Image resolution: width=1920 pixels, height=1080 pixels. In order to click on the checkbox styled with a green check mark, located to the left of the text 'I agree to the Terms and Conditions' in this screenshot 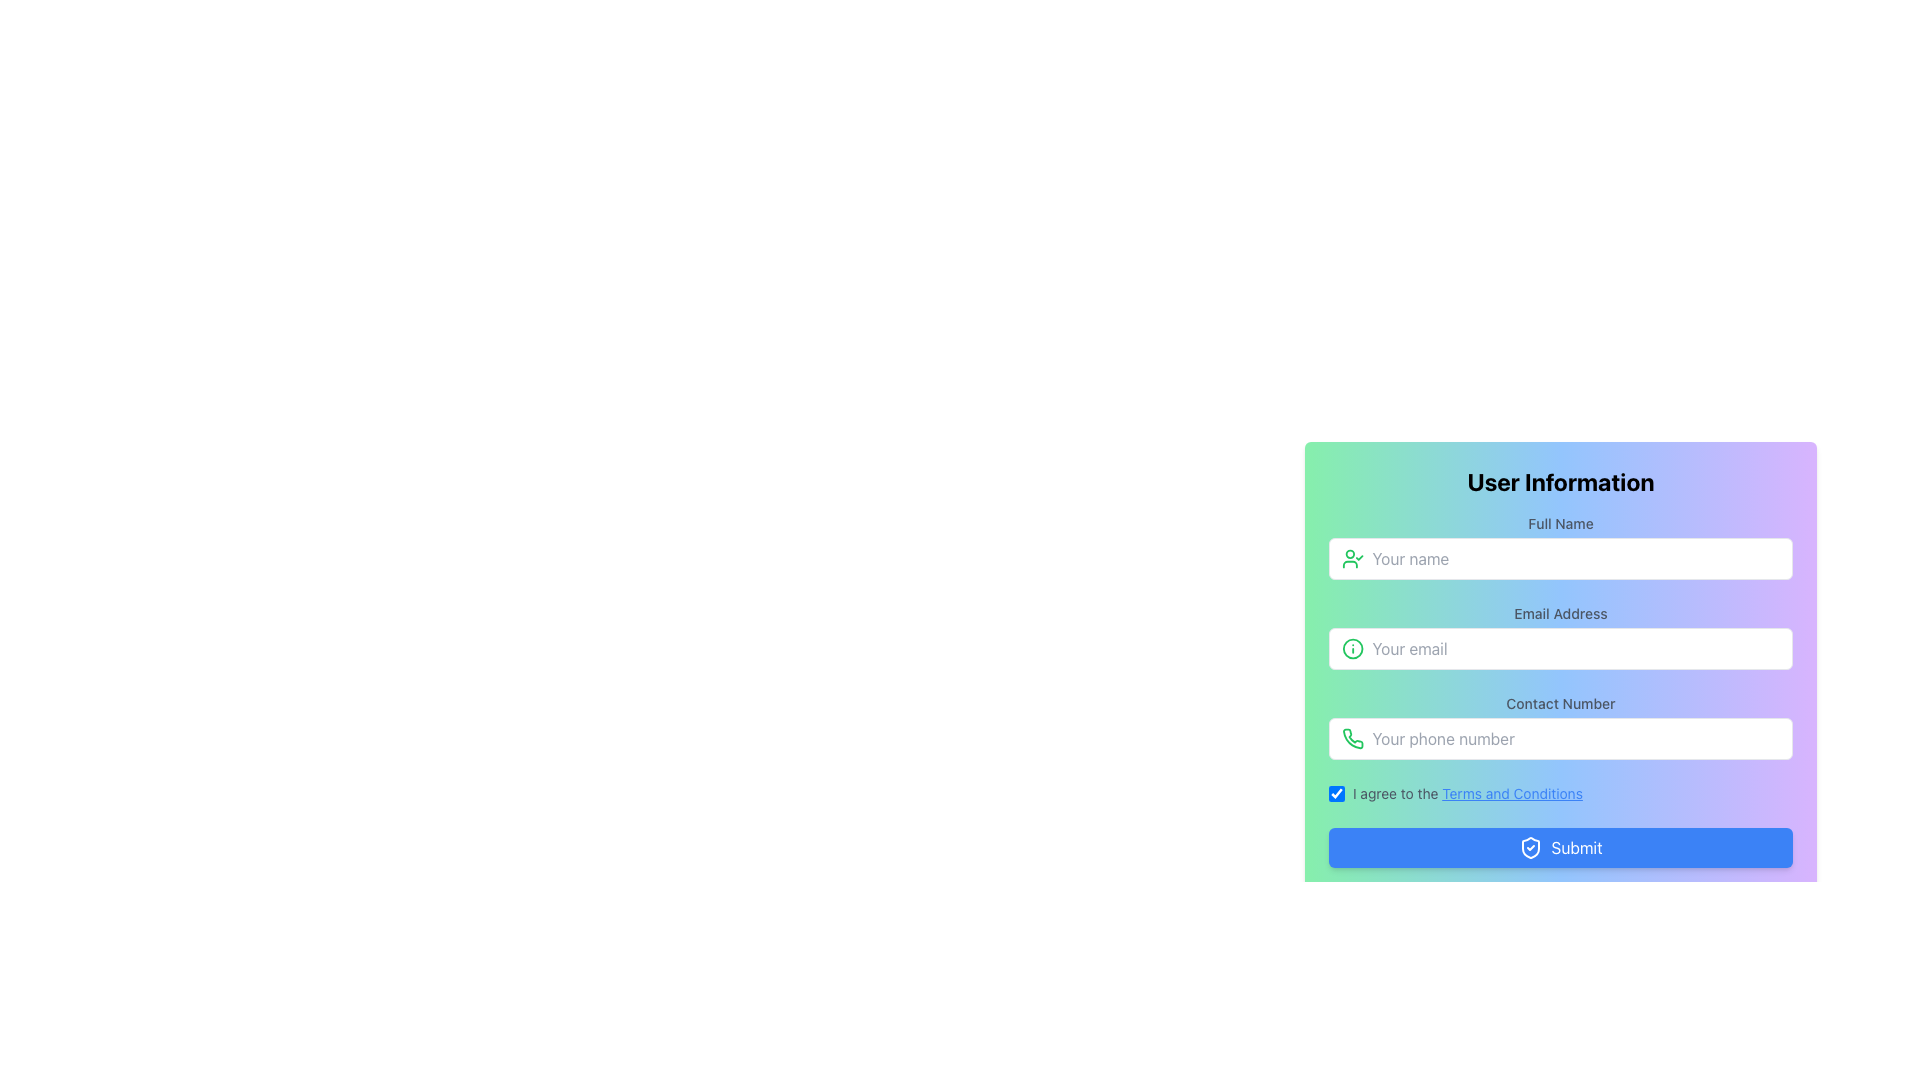, I will do `click(1337, 793)`.